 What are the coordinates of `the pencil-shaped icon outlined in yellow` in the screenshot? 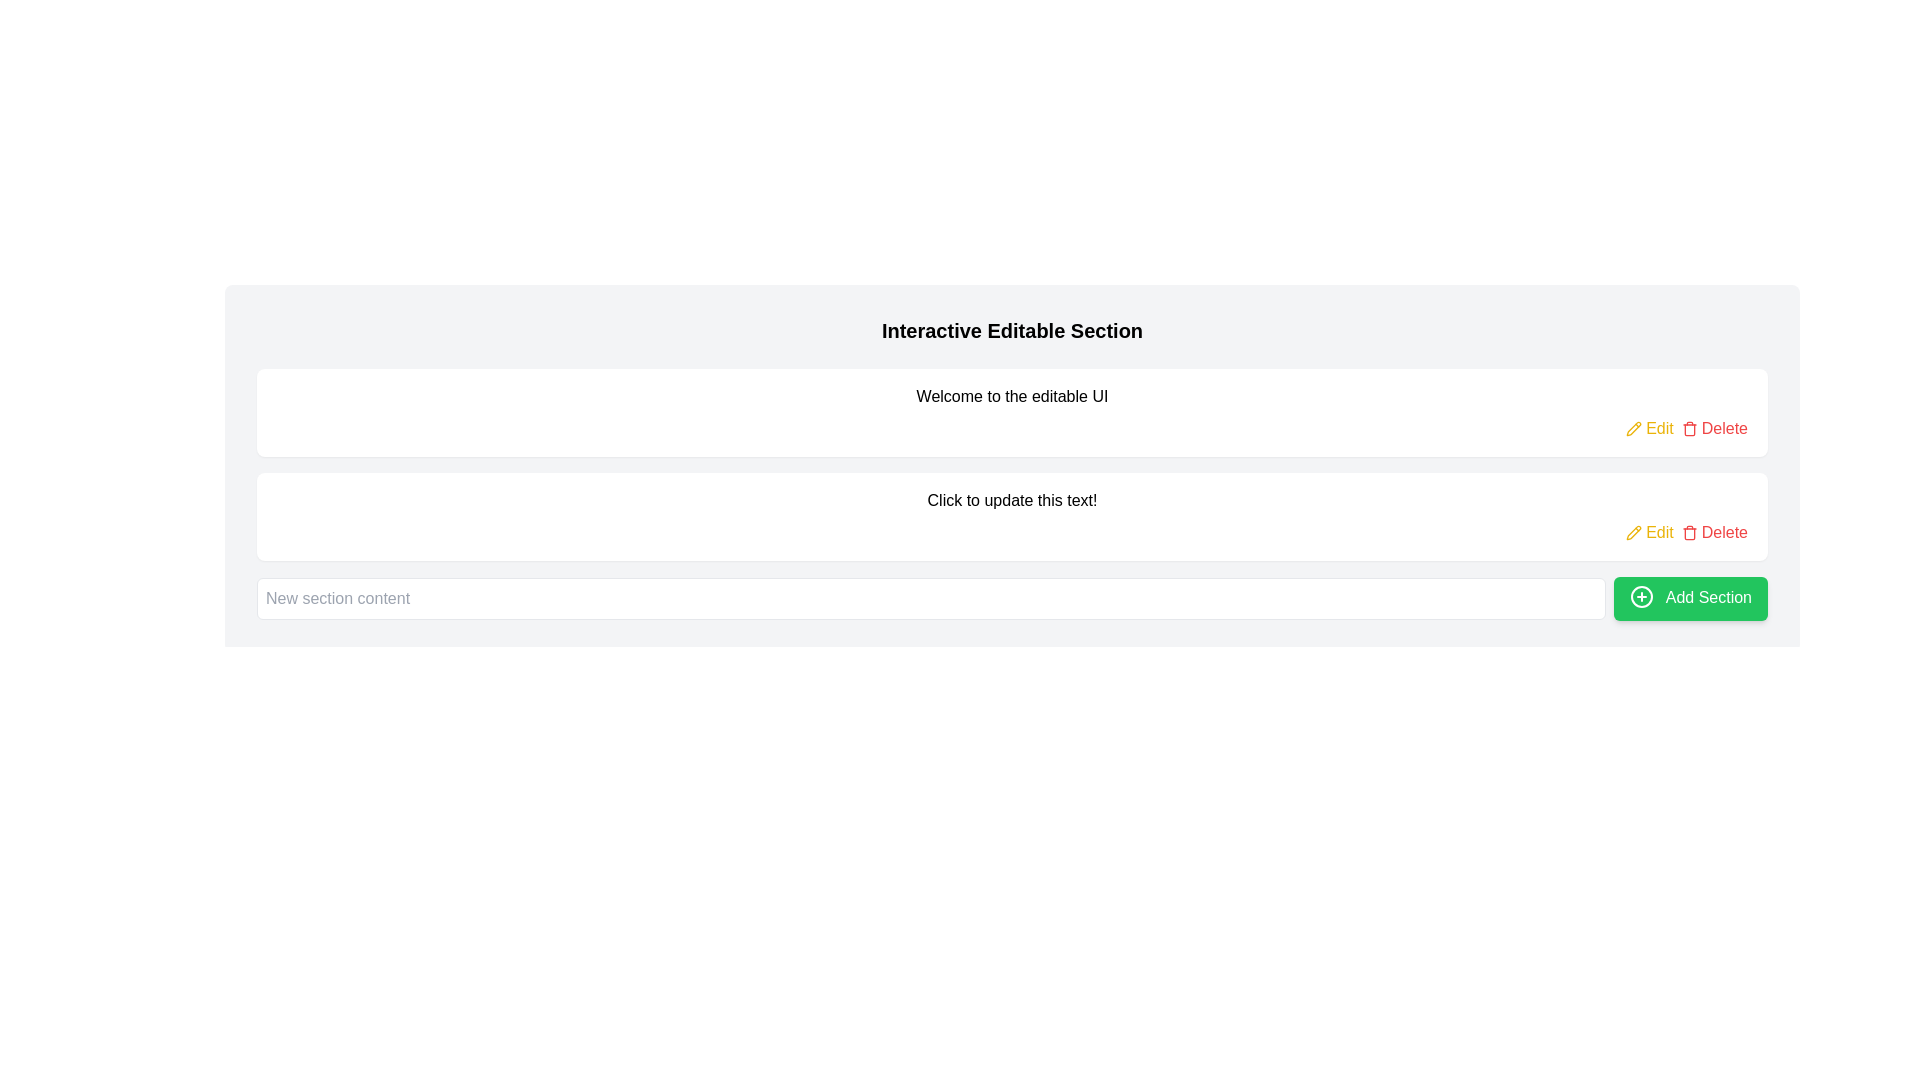 It's located at (1634, 427).